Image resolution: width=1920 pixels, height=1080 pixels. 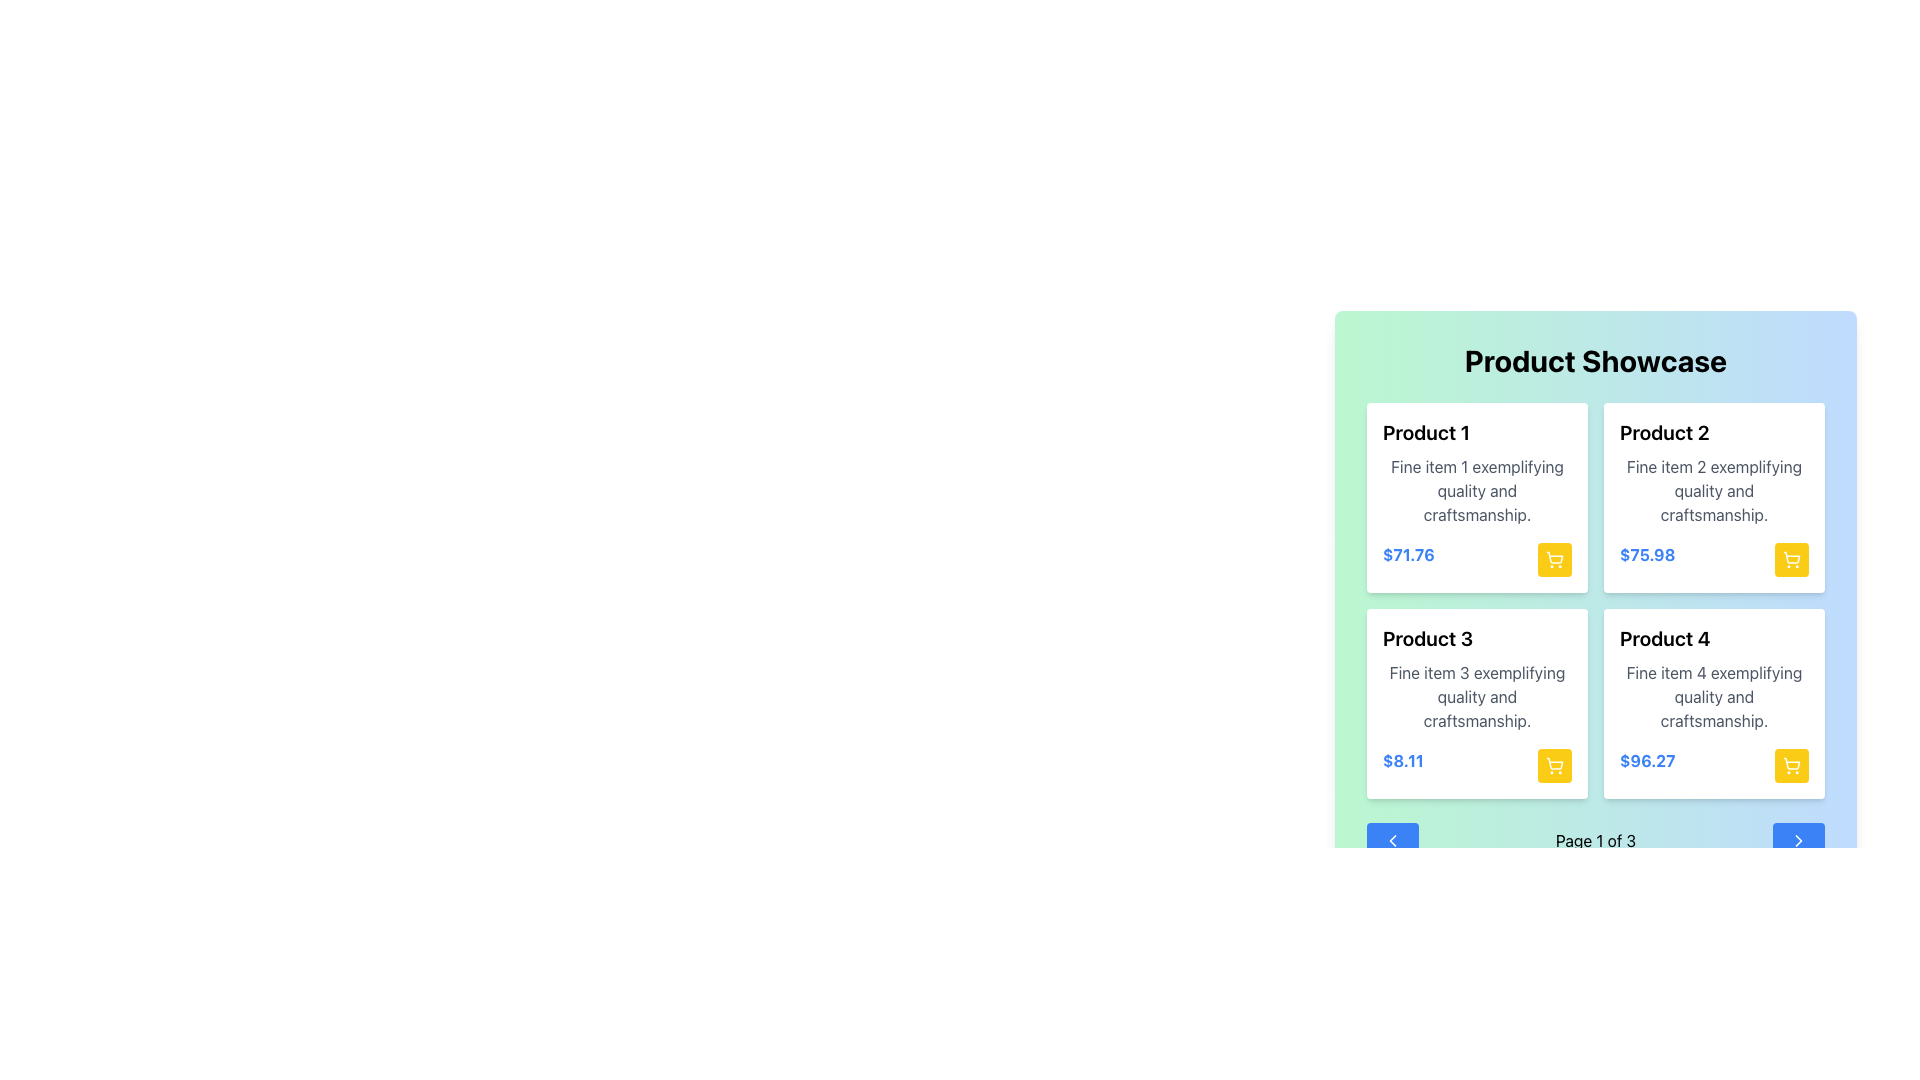 What do you see at coordinates (1391, 840) in the screenshot?
I see `the left-facing chevron icon within the blue rectangular navigation button at the bottom left of the product listings component` at bounding box center [1391, 840].